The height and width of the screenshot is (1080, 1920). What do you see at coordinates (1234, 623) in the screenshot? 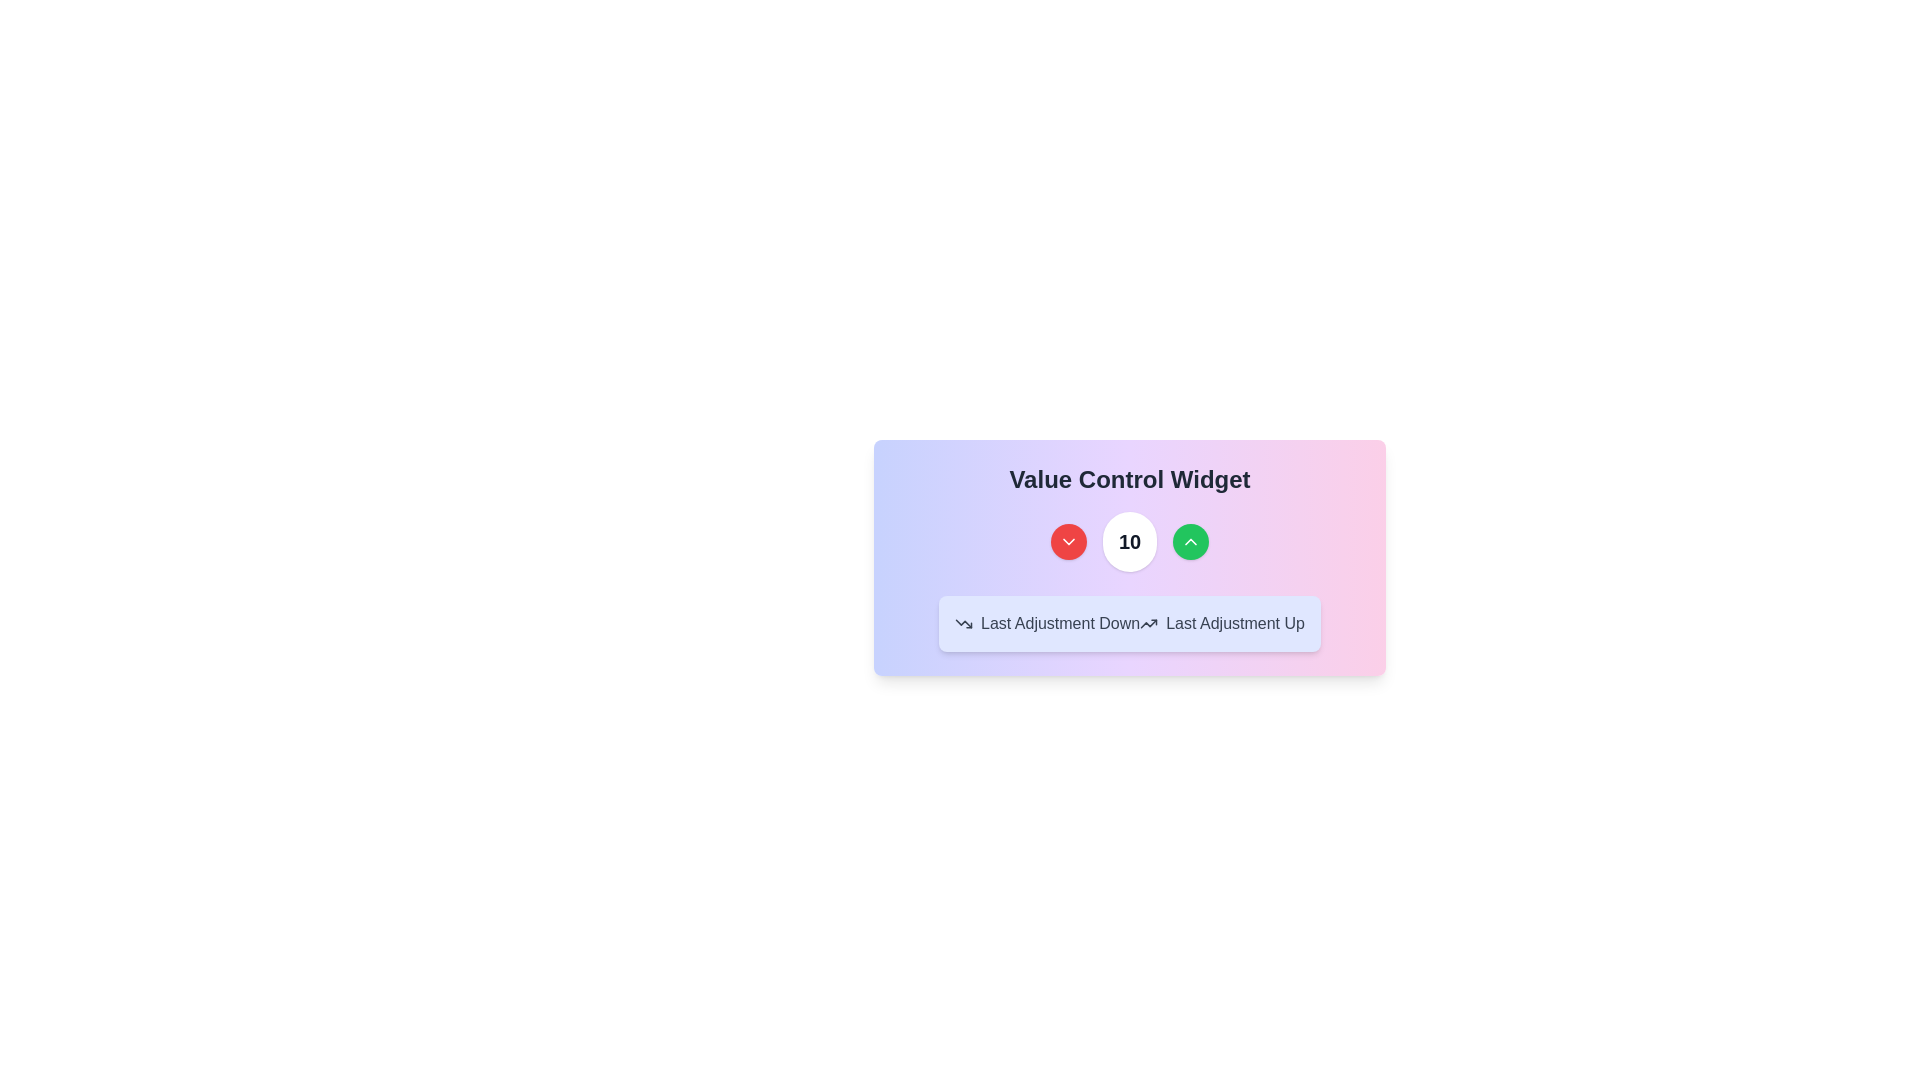
I see `the static text label that displays 'Last Adjustment Up', which is styled in dark gray on a light blue background and is part of a horizontally-aligned group of elements` at bounding box center [1234, 623].